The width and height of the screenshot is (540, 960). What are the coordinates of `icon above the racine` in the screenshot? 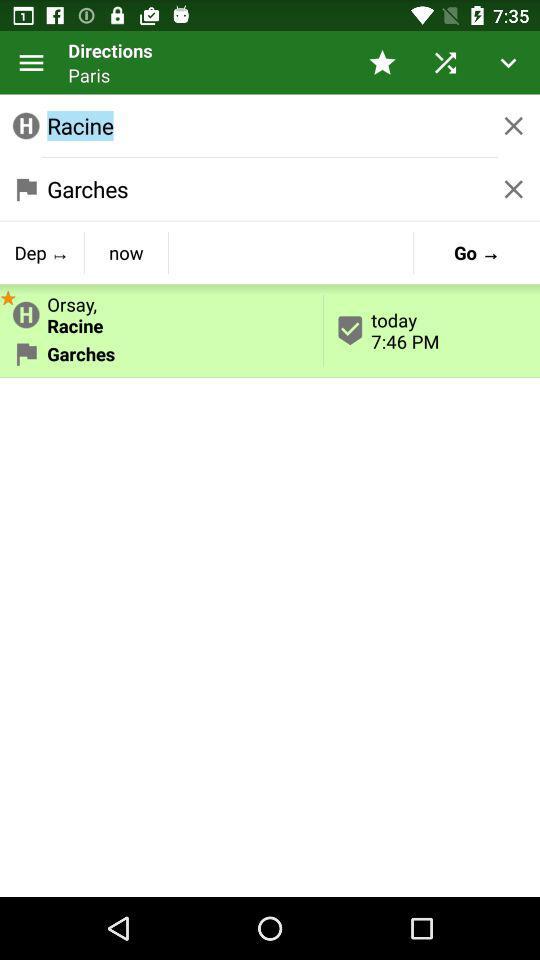 It's located at (445, 62).